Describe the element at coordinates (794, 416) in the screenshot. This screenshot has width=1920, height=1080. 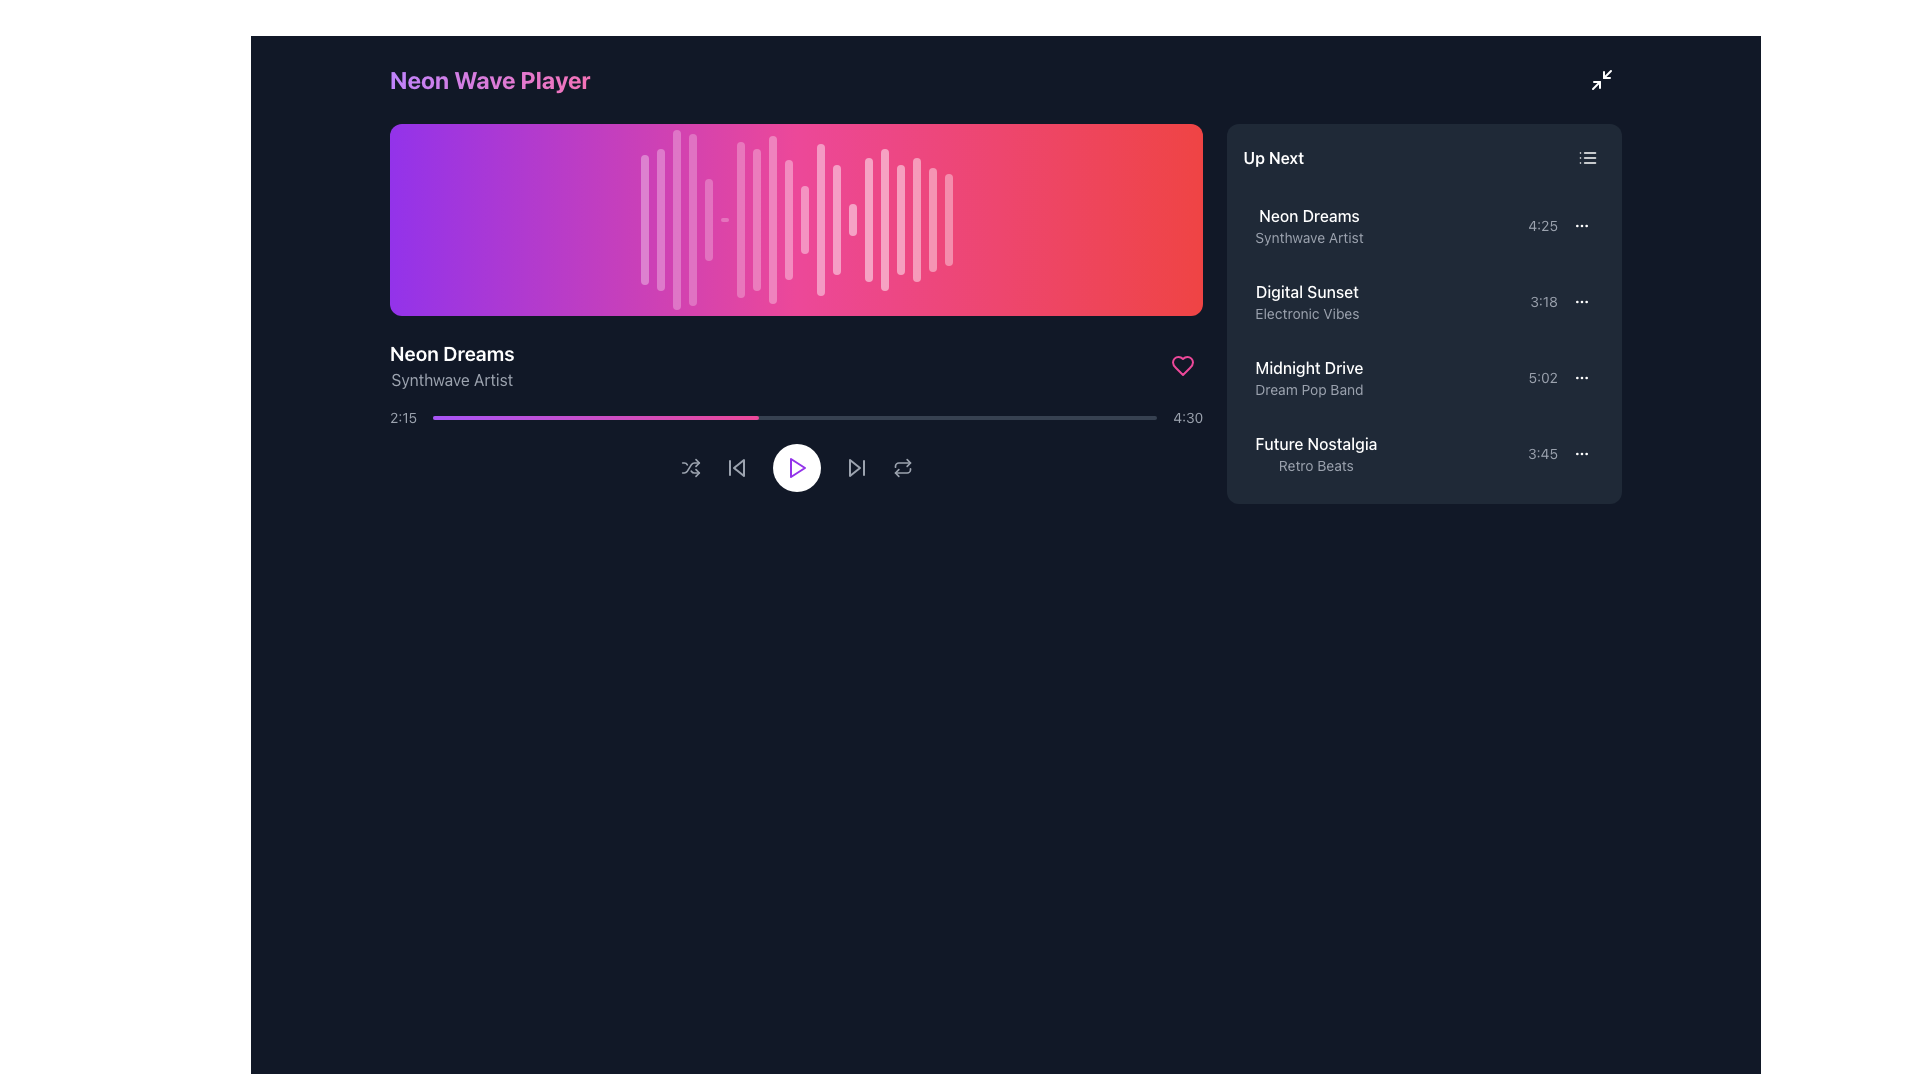
I see `the progress bar that displays the playback progress of the currently playing track, located centrally in the media player's playback control section` at that location.